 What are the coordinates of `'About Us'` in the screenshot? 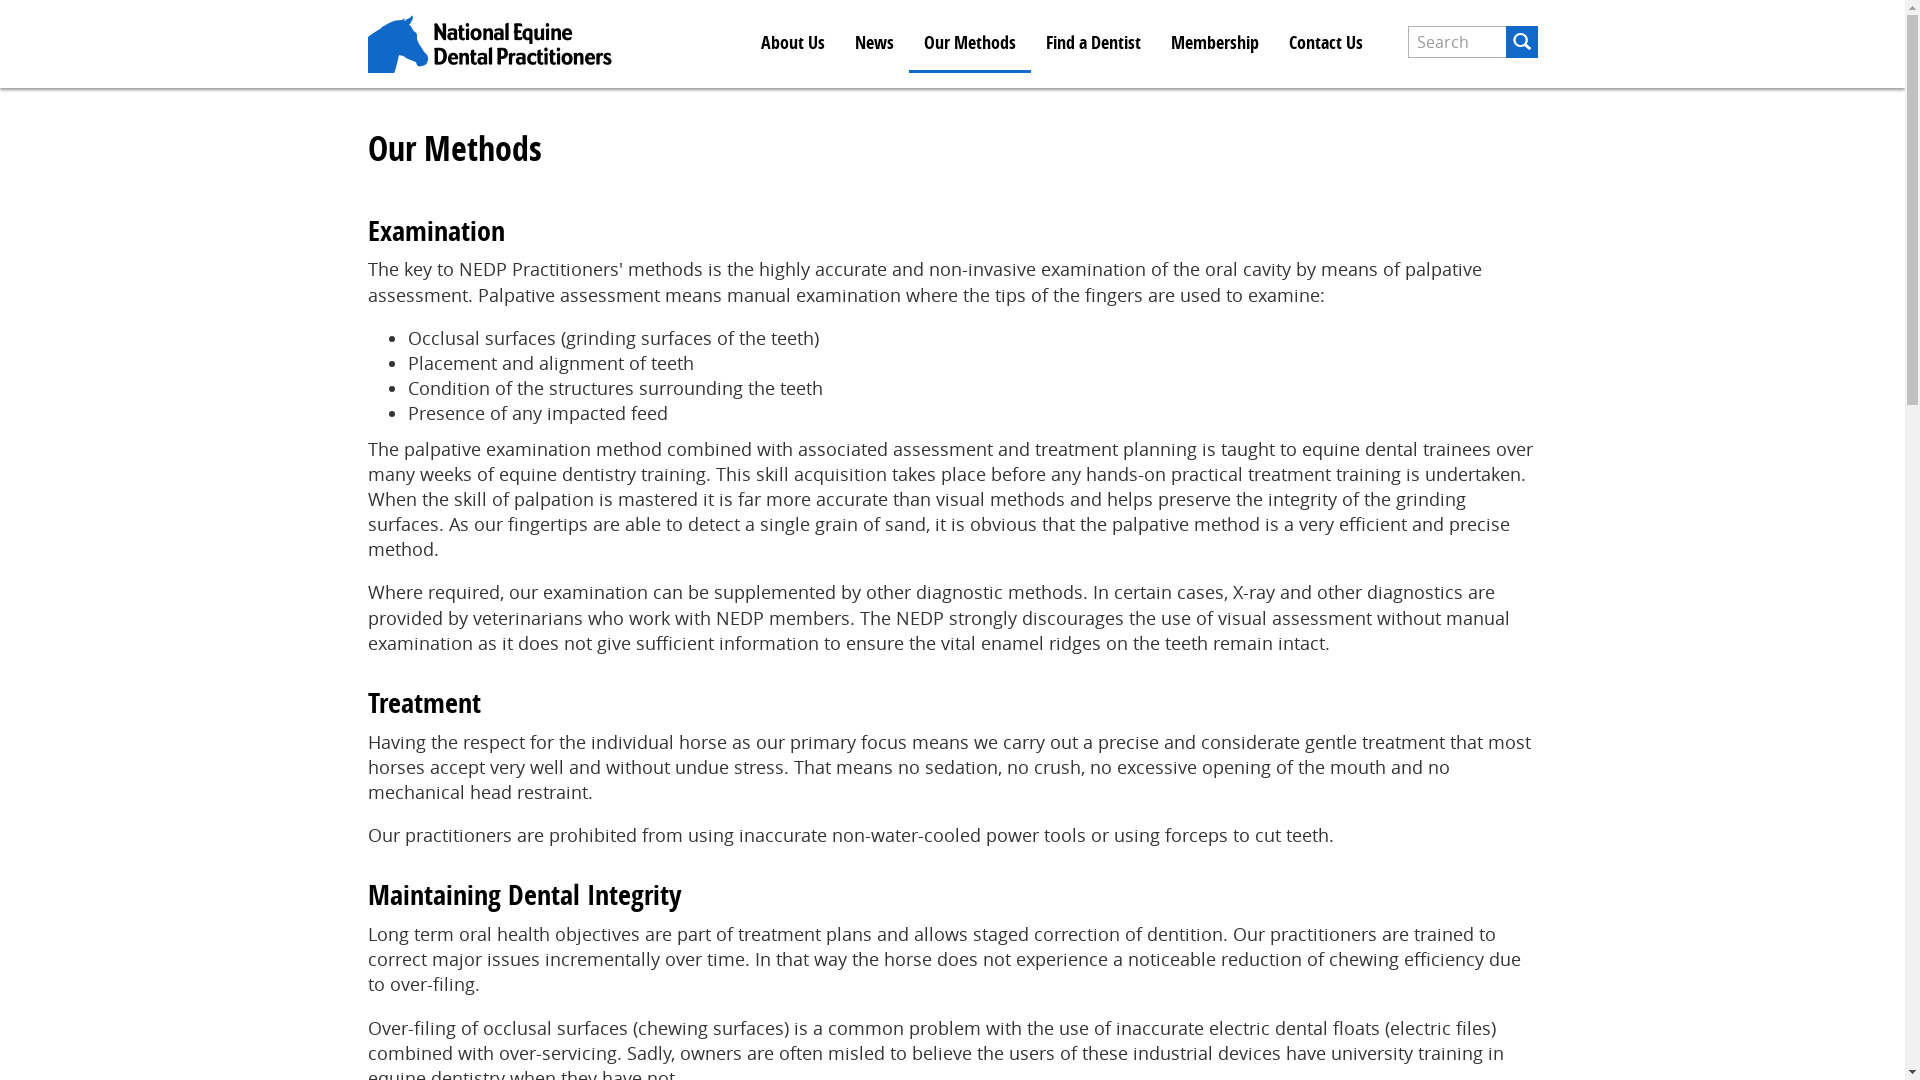 It's located at (791, 43).